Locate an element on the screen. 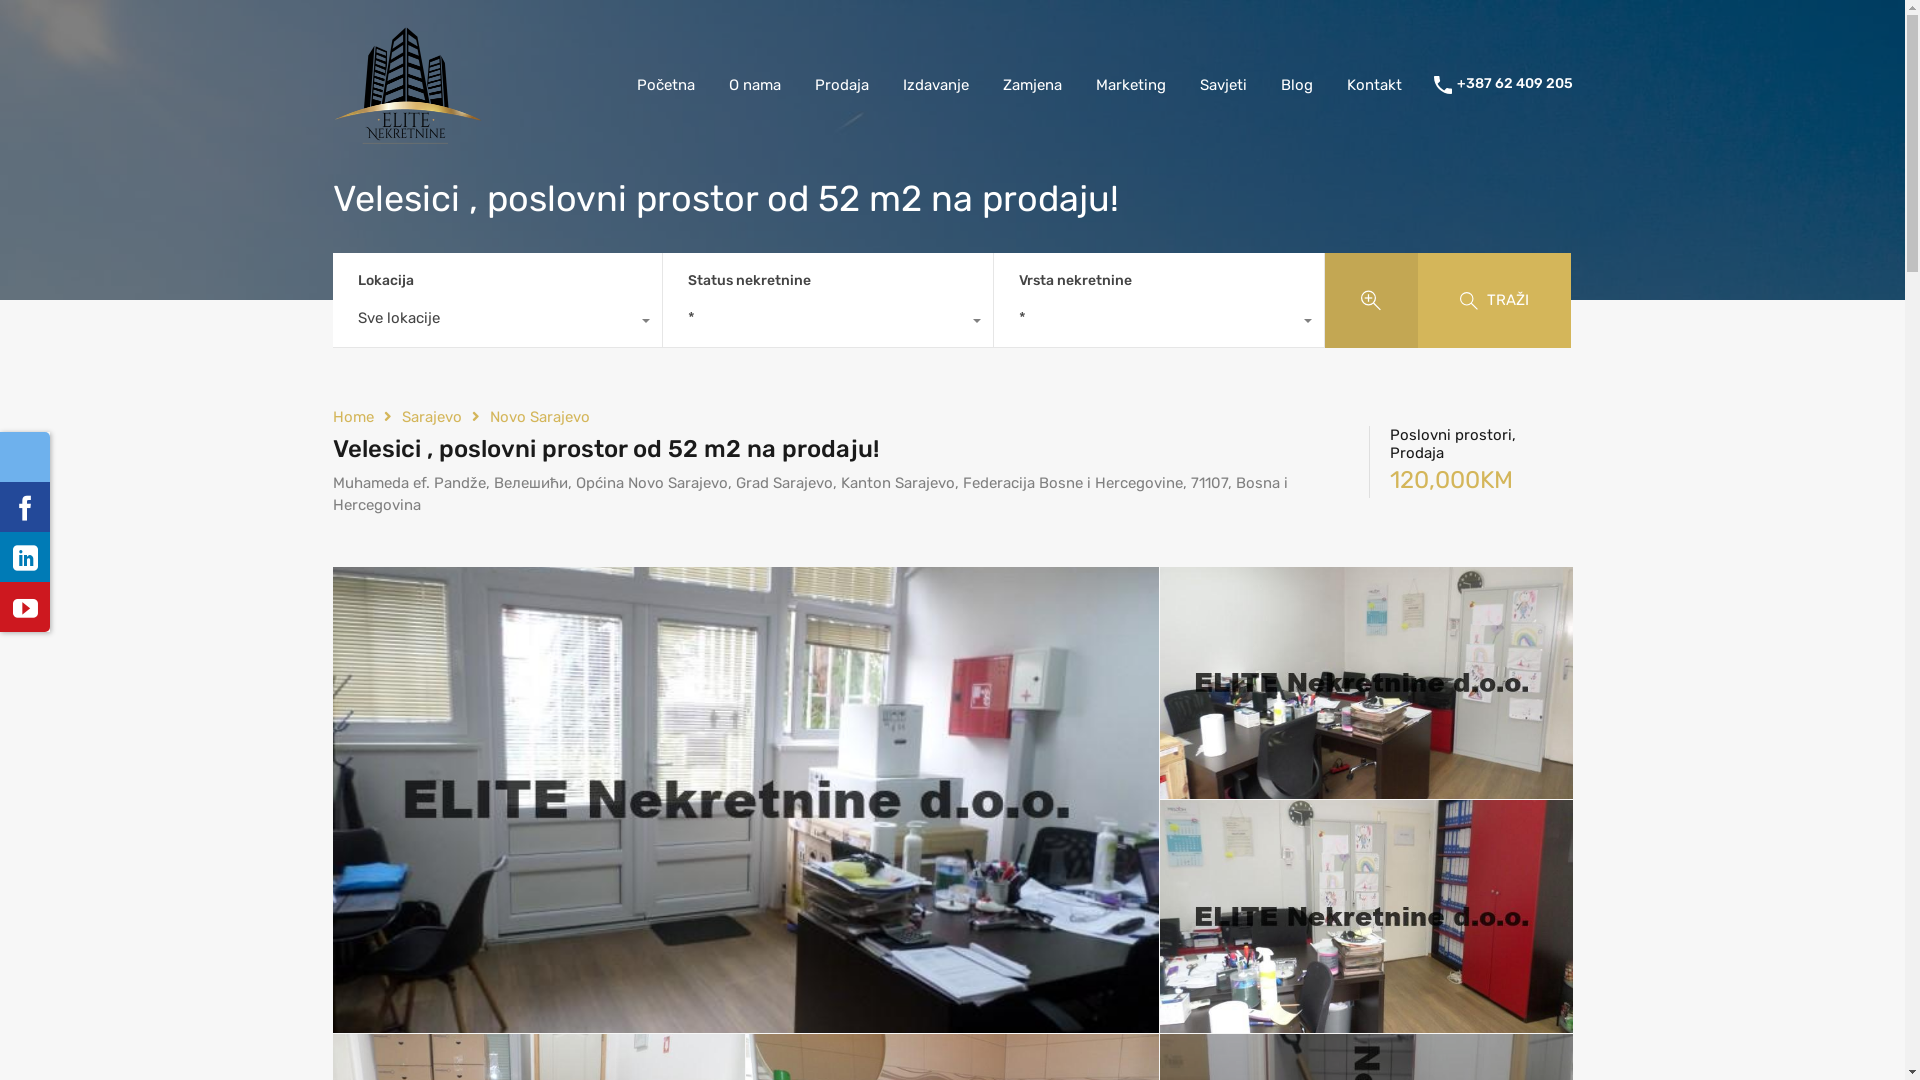 This screenshot has width=1920, height=1080. 'Marketing' is located at coordinates (1129, 83).